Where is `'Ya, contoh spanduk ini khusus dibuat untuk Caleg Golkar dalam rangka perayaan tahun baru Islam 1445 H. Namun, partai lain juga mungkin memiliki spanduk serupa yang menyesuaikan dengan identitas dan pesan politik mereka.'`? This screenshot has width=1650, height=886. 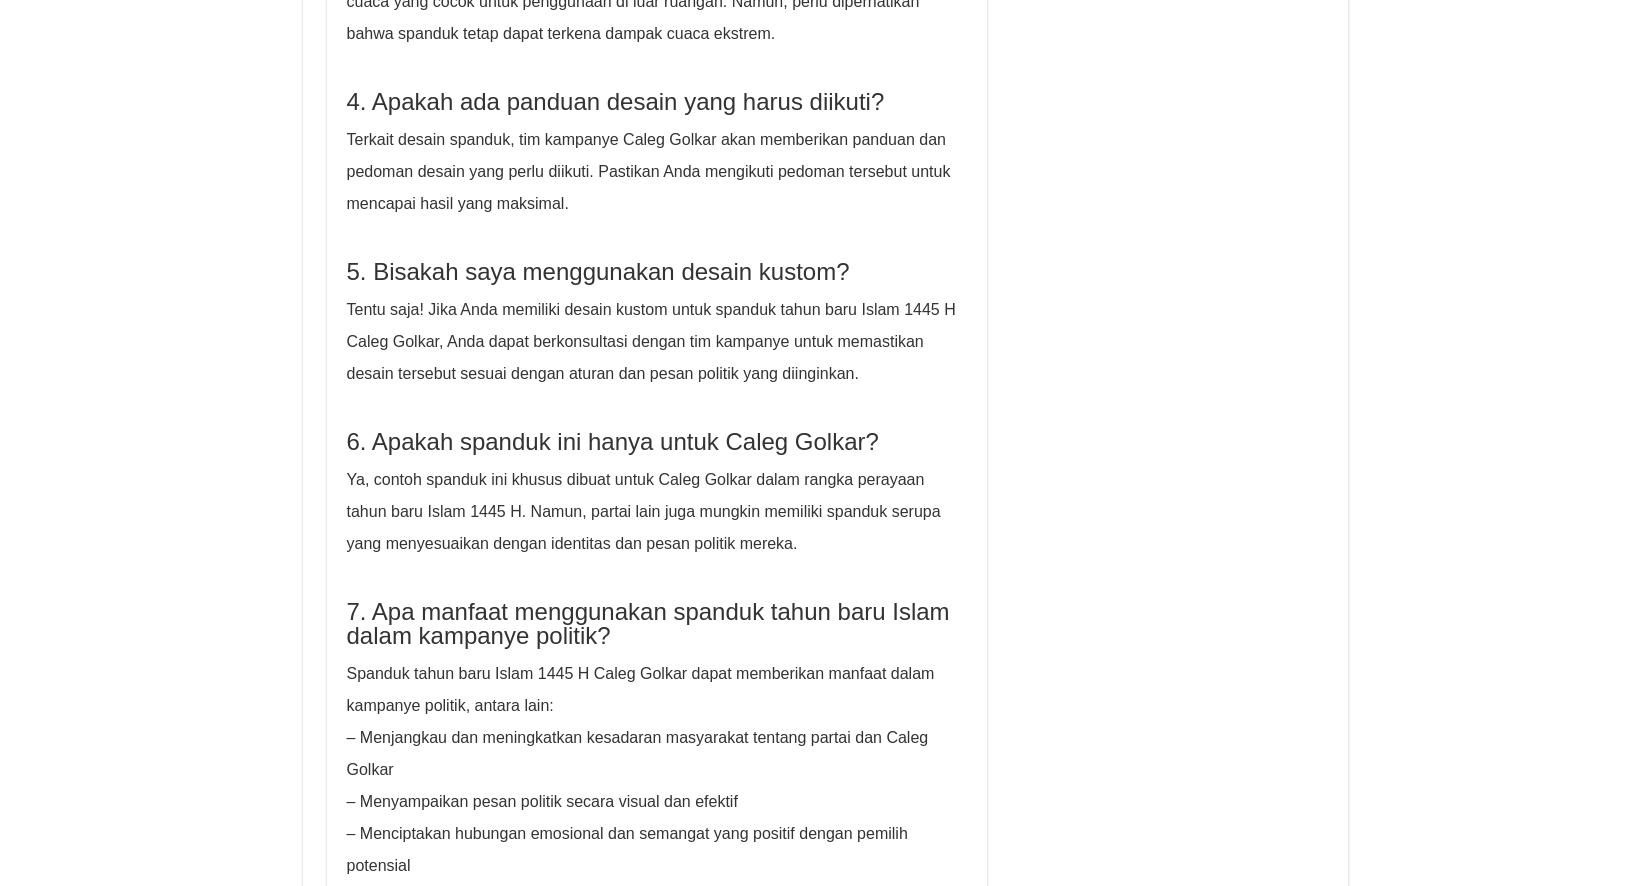 'Ya, contoh spanduk ini khusus dibuat untuk Caleg Golkar dalam rangka perayaan tahun baru Islam 1445 H. Namun, partai lain juga mungkin memiliki spanduk serupa yang menyesuaikan dengan identitas dan pesan politik mereka.' is located at coordinates (346, 510).